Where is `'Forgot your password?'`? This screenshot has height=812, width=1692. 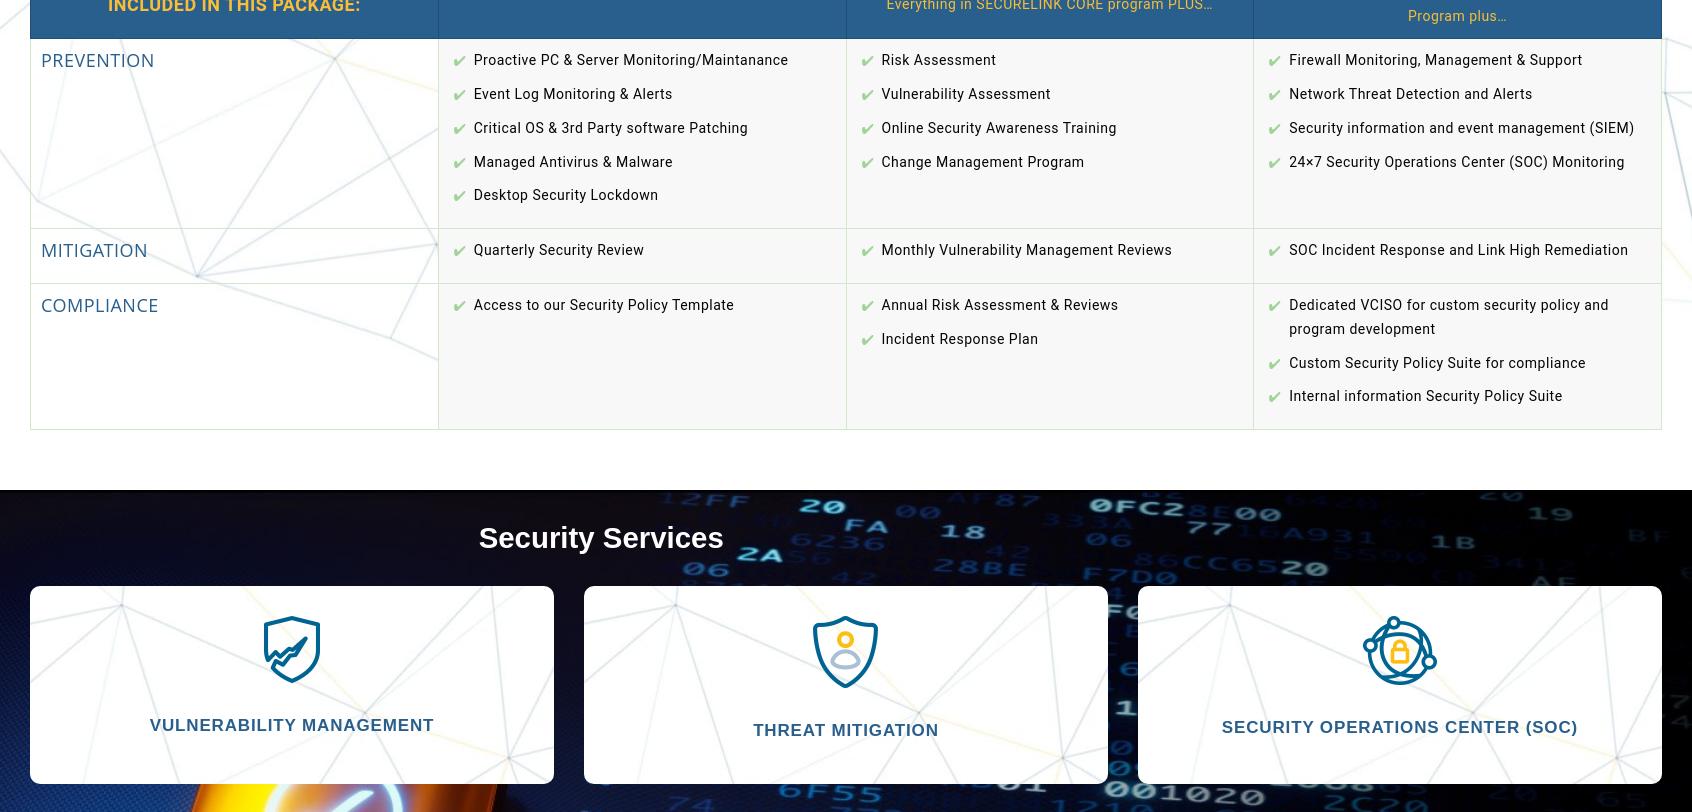
'Forgot your password?' is located at coordinates (463, 203).